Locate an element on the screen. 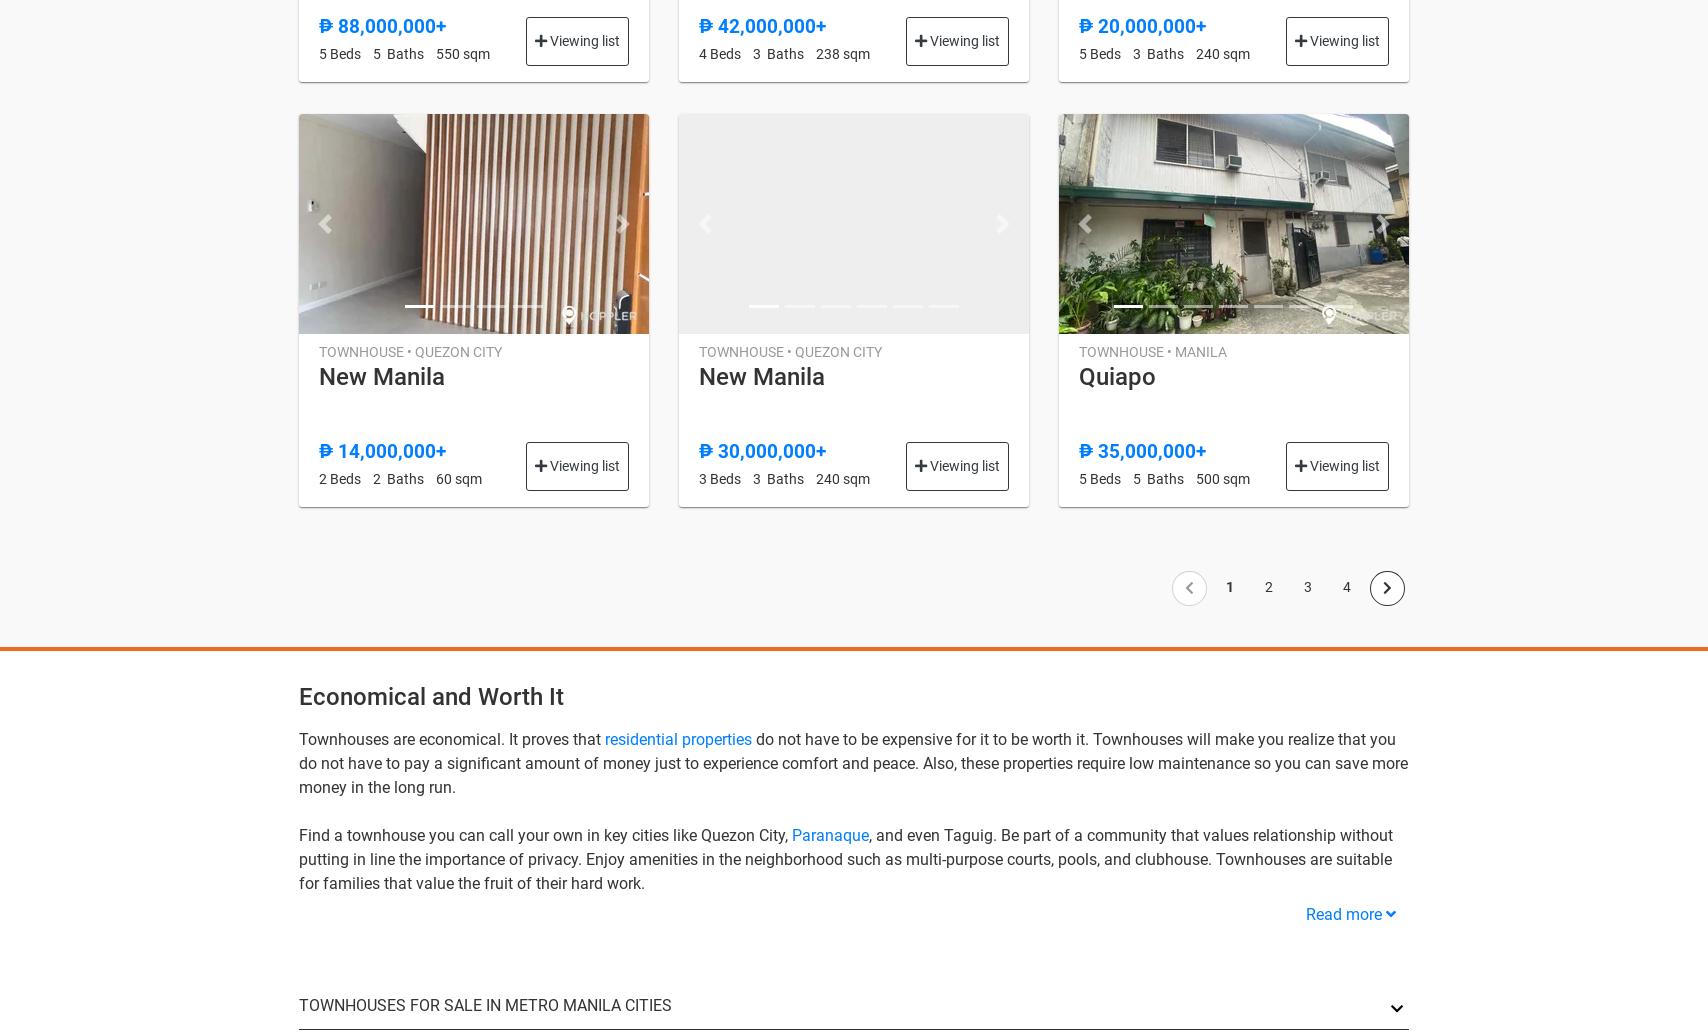 This screenshot has width=1708, height=1035. '550 sqm' is located at coordinates (463, 52).